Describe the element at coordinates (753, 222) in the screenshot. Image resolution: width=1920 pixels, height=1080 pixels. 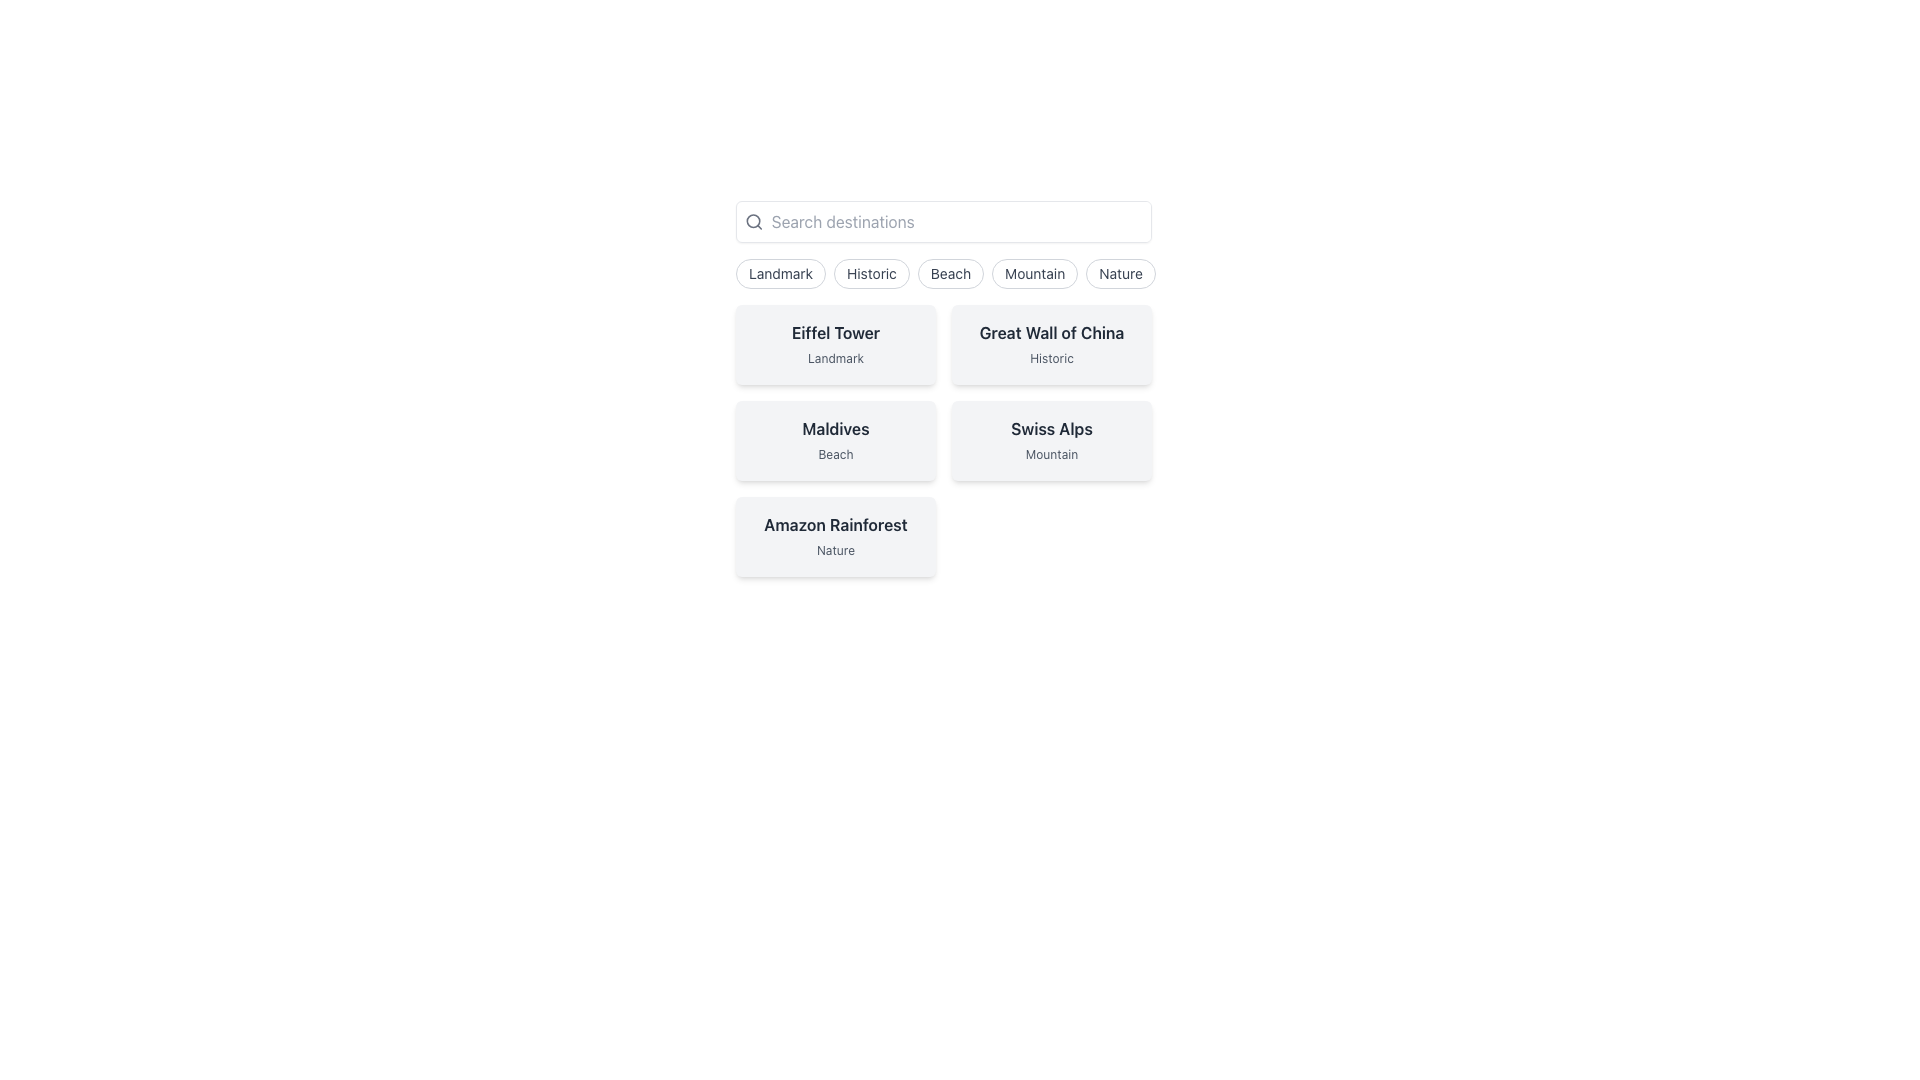
I see `the search icon, which is a magnifying glass located at the leftmost section of the horizontal search bar, to initiate a search` at that location.